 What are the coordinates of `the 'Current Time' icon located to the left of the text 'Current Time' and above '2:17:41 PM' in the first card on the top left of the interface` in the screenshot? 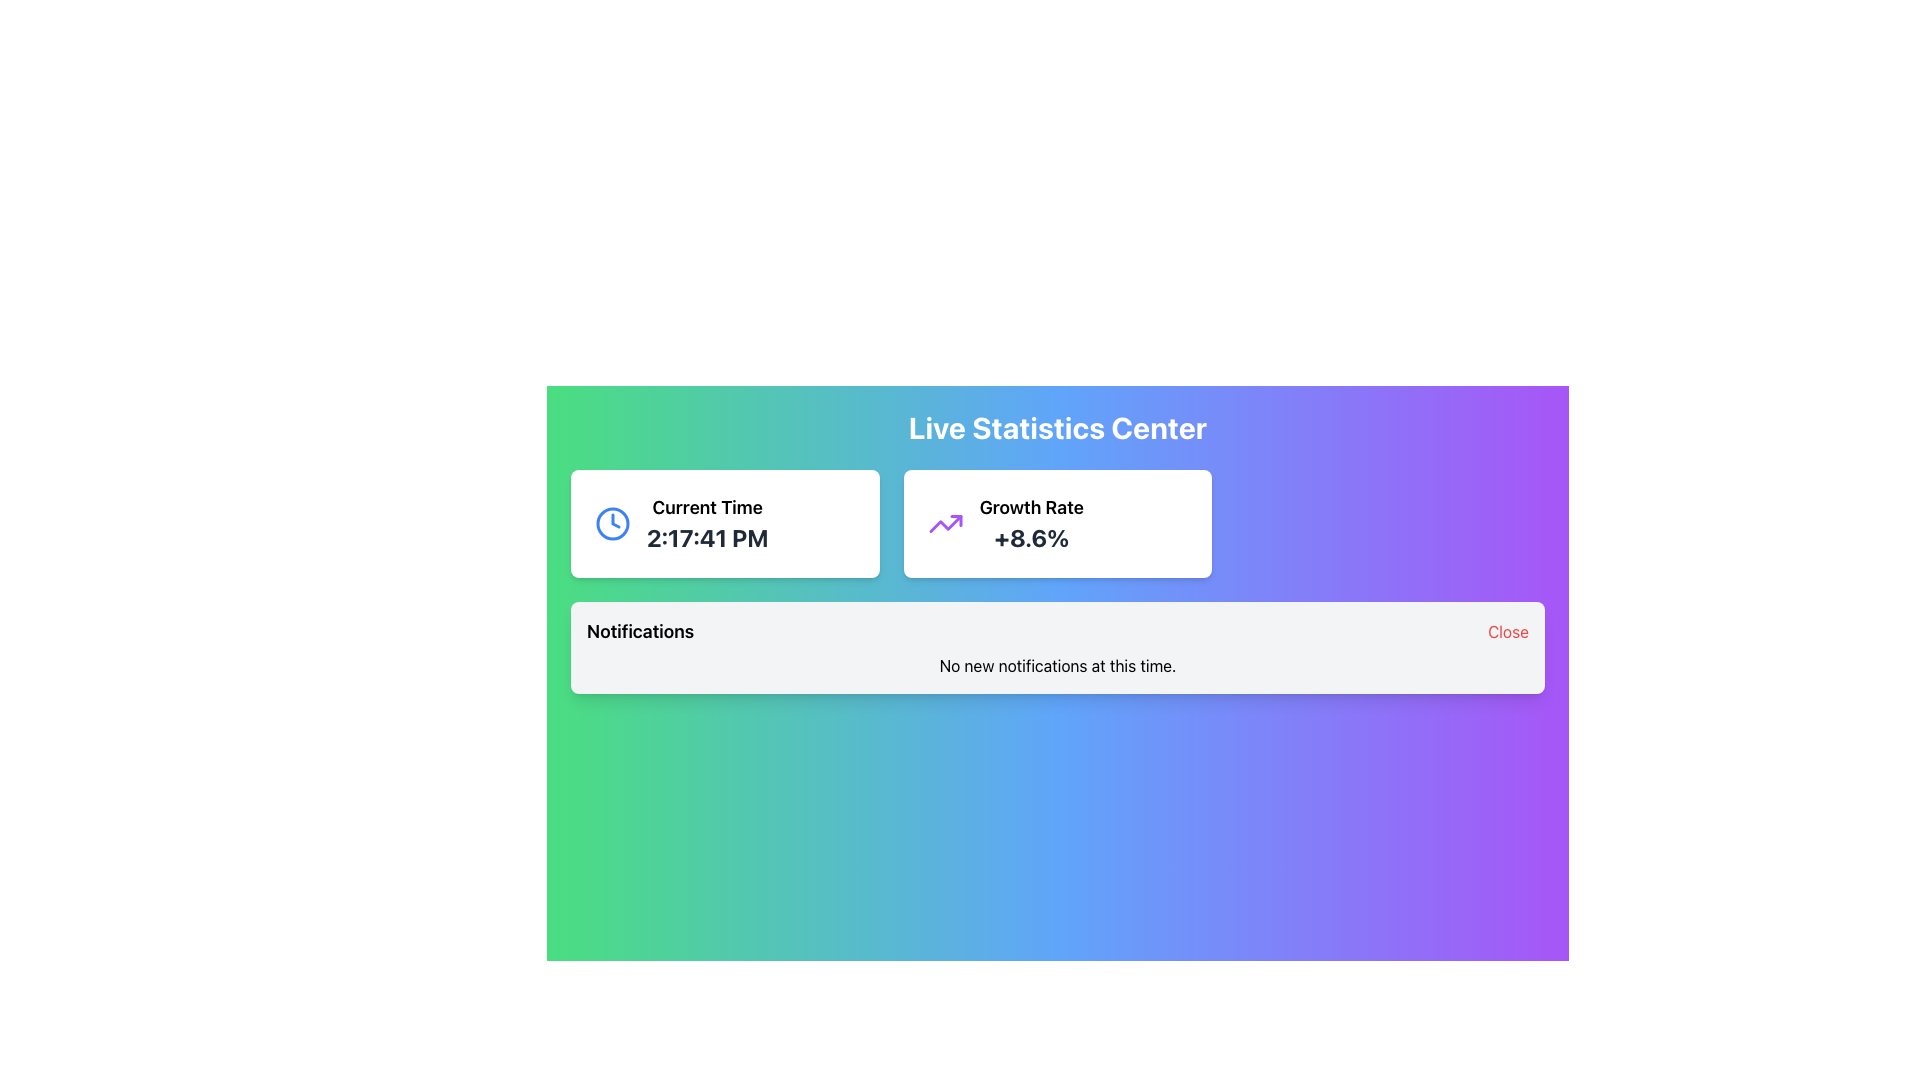 It's located at (612, 523).